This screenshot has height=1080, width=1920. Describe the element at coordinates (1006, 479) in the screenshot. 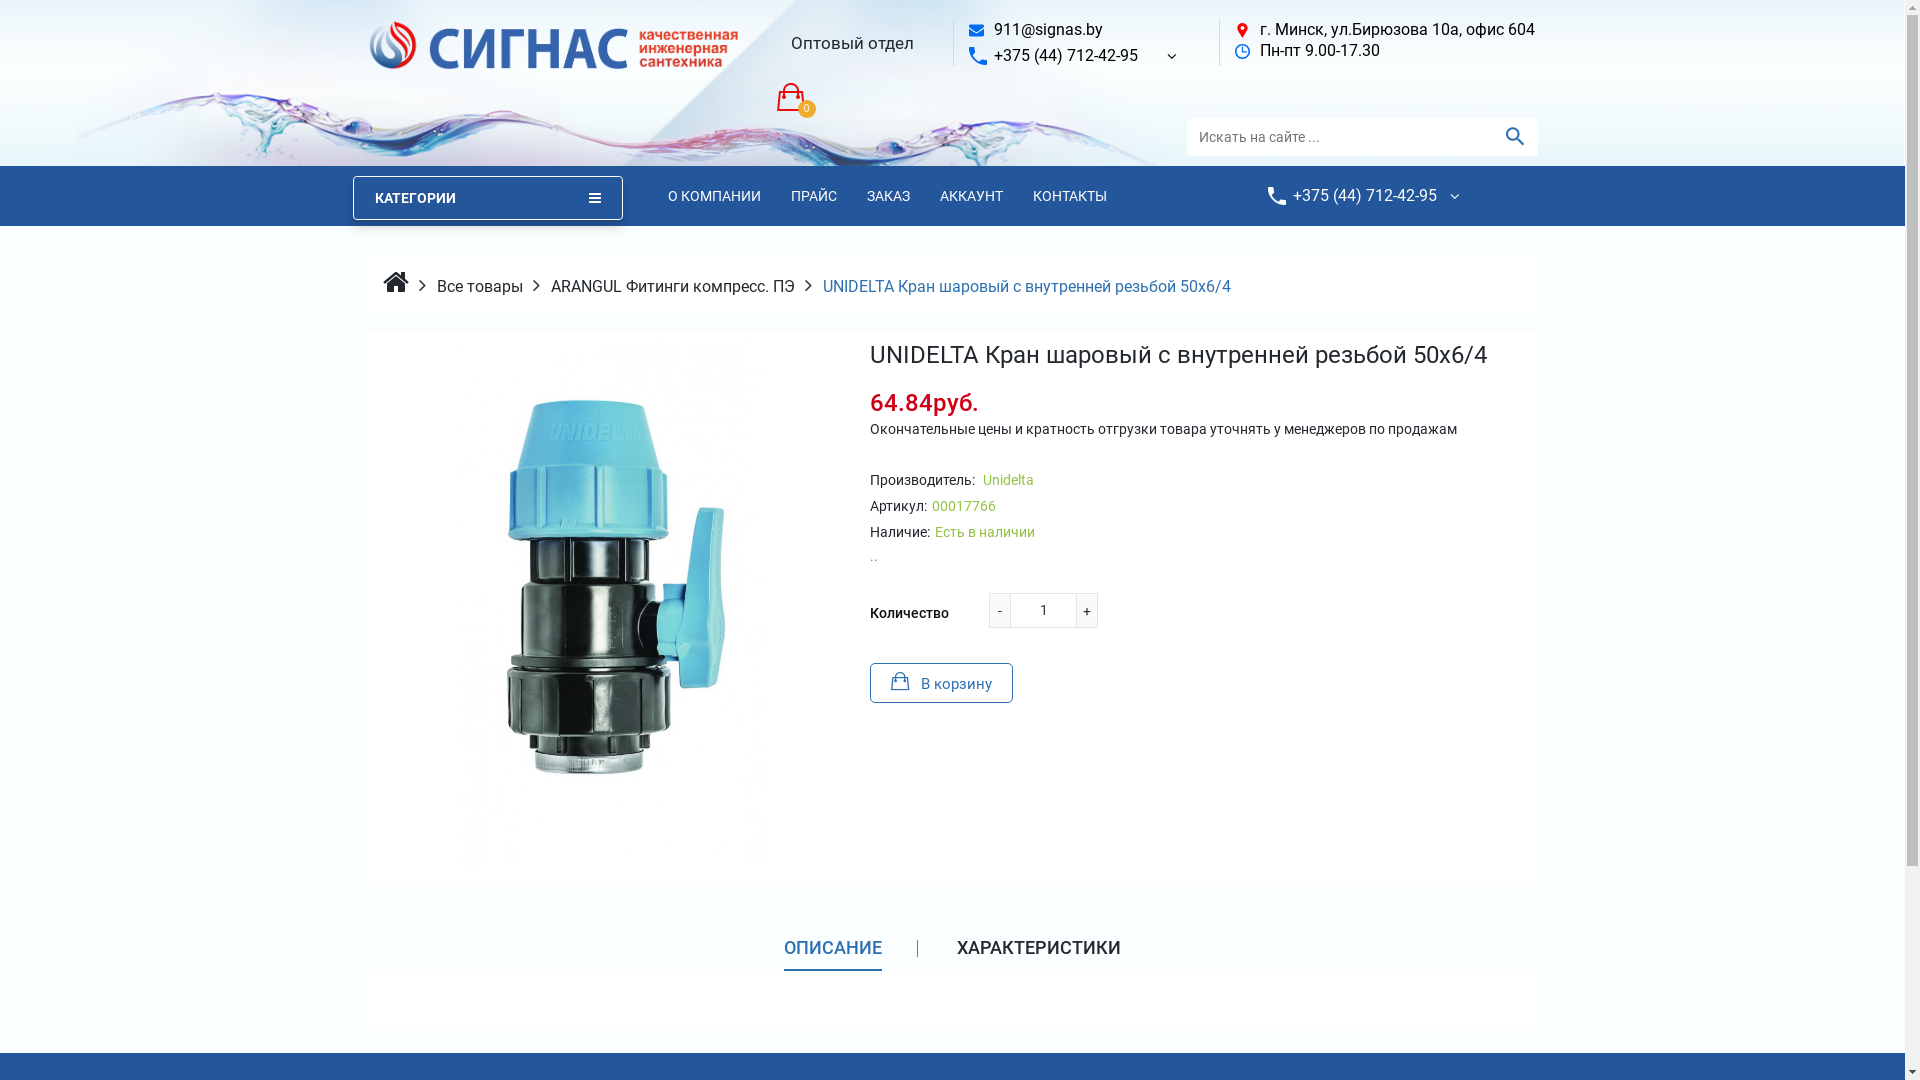

I see `'Unidelta'` at that location.